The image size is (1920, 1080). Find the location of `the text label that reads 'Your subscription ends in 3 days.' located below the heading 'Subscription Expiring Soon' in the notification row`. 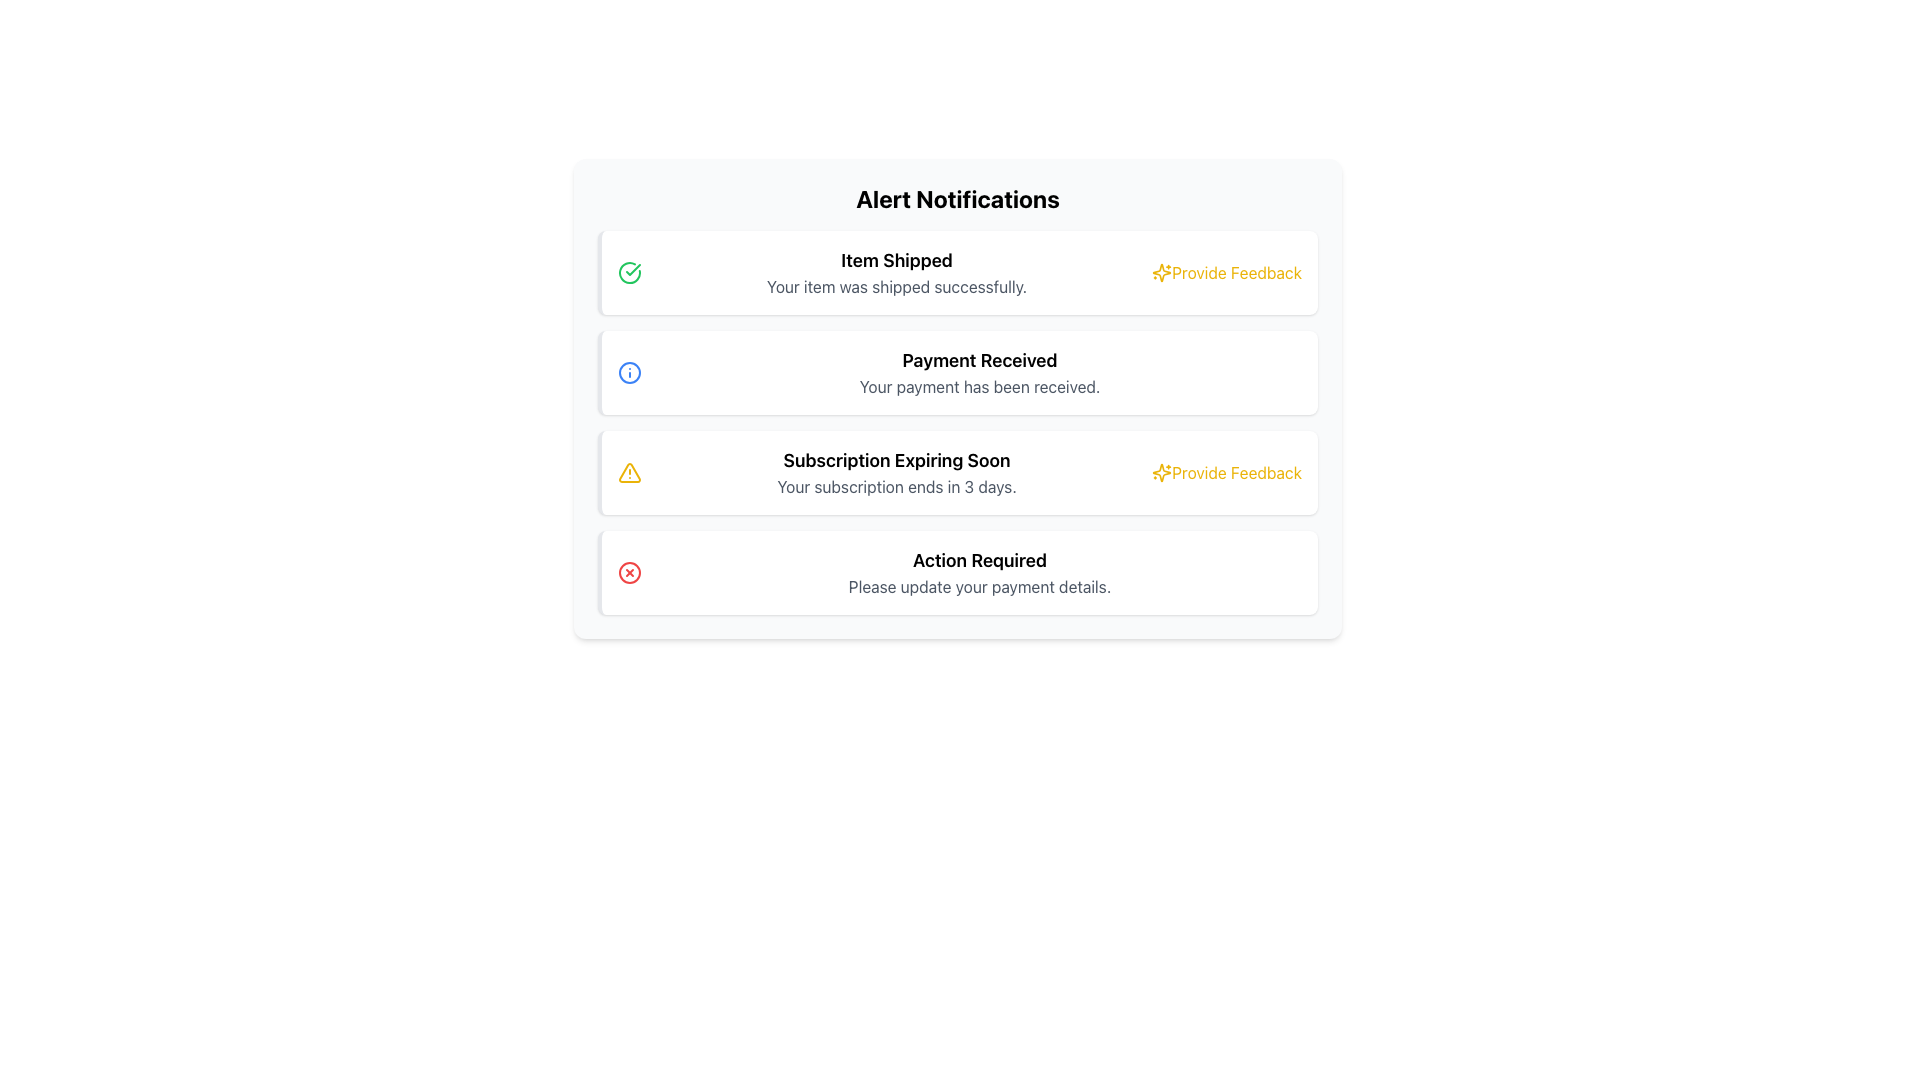

the text label that reads 'Your subscription ends in 3 days.' located below the heading 'Subscription Expiring Soon' in the notification row is located at coordinates (896, 486).